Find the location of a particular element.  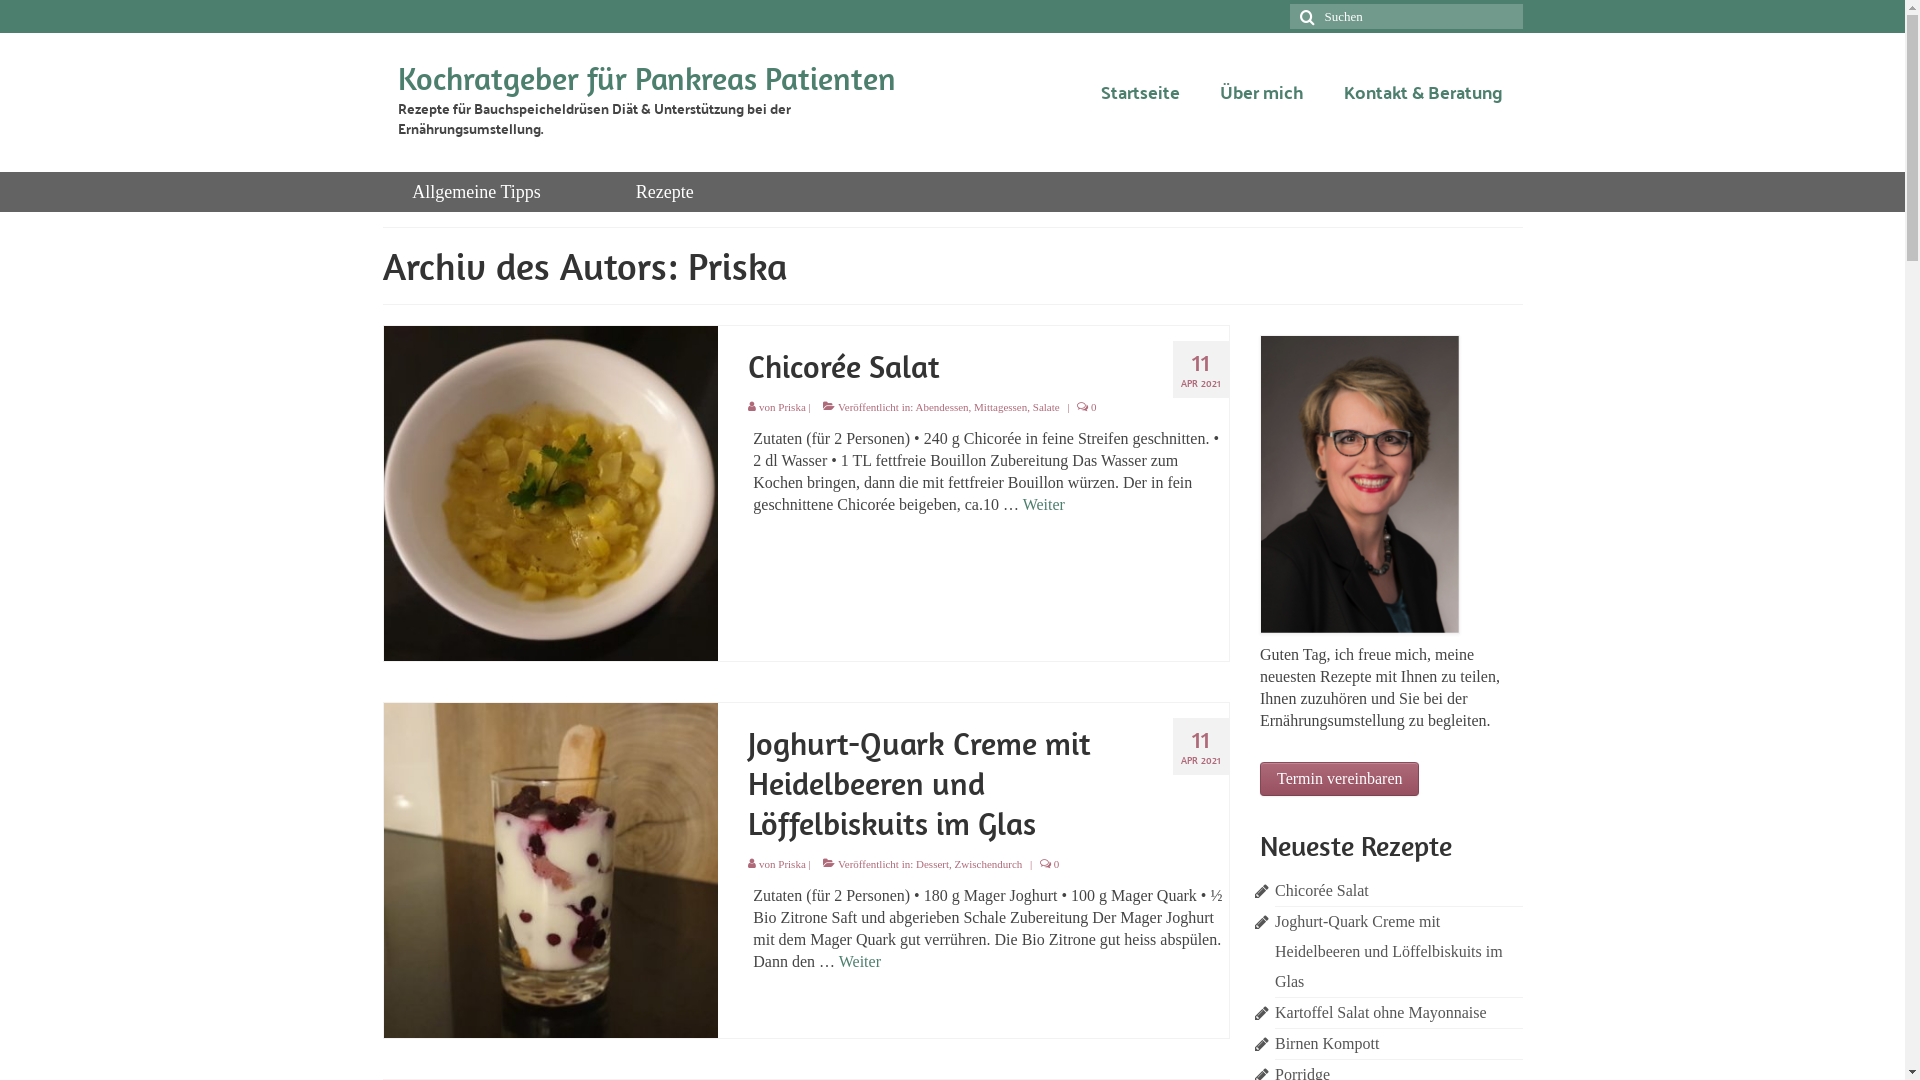

'Termin vereinbaren' is located at coordinates (1339, 778).